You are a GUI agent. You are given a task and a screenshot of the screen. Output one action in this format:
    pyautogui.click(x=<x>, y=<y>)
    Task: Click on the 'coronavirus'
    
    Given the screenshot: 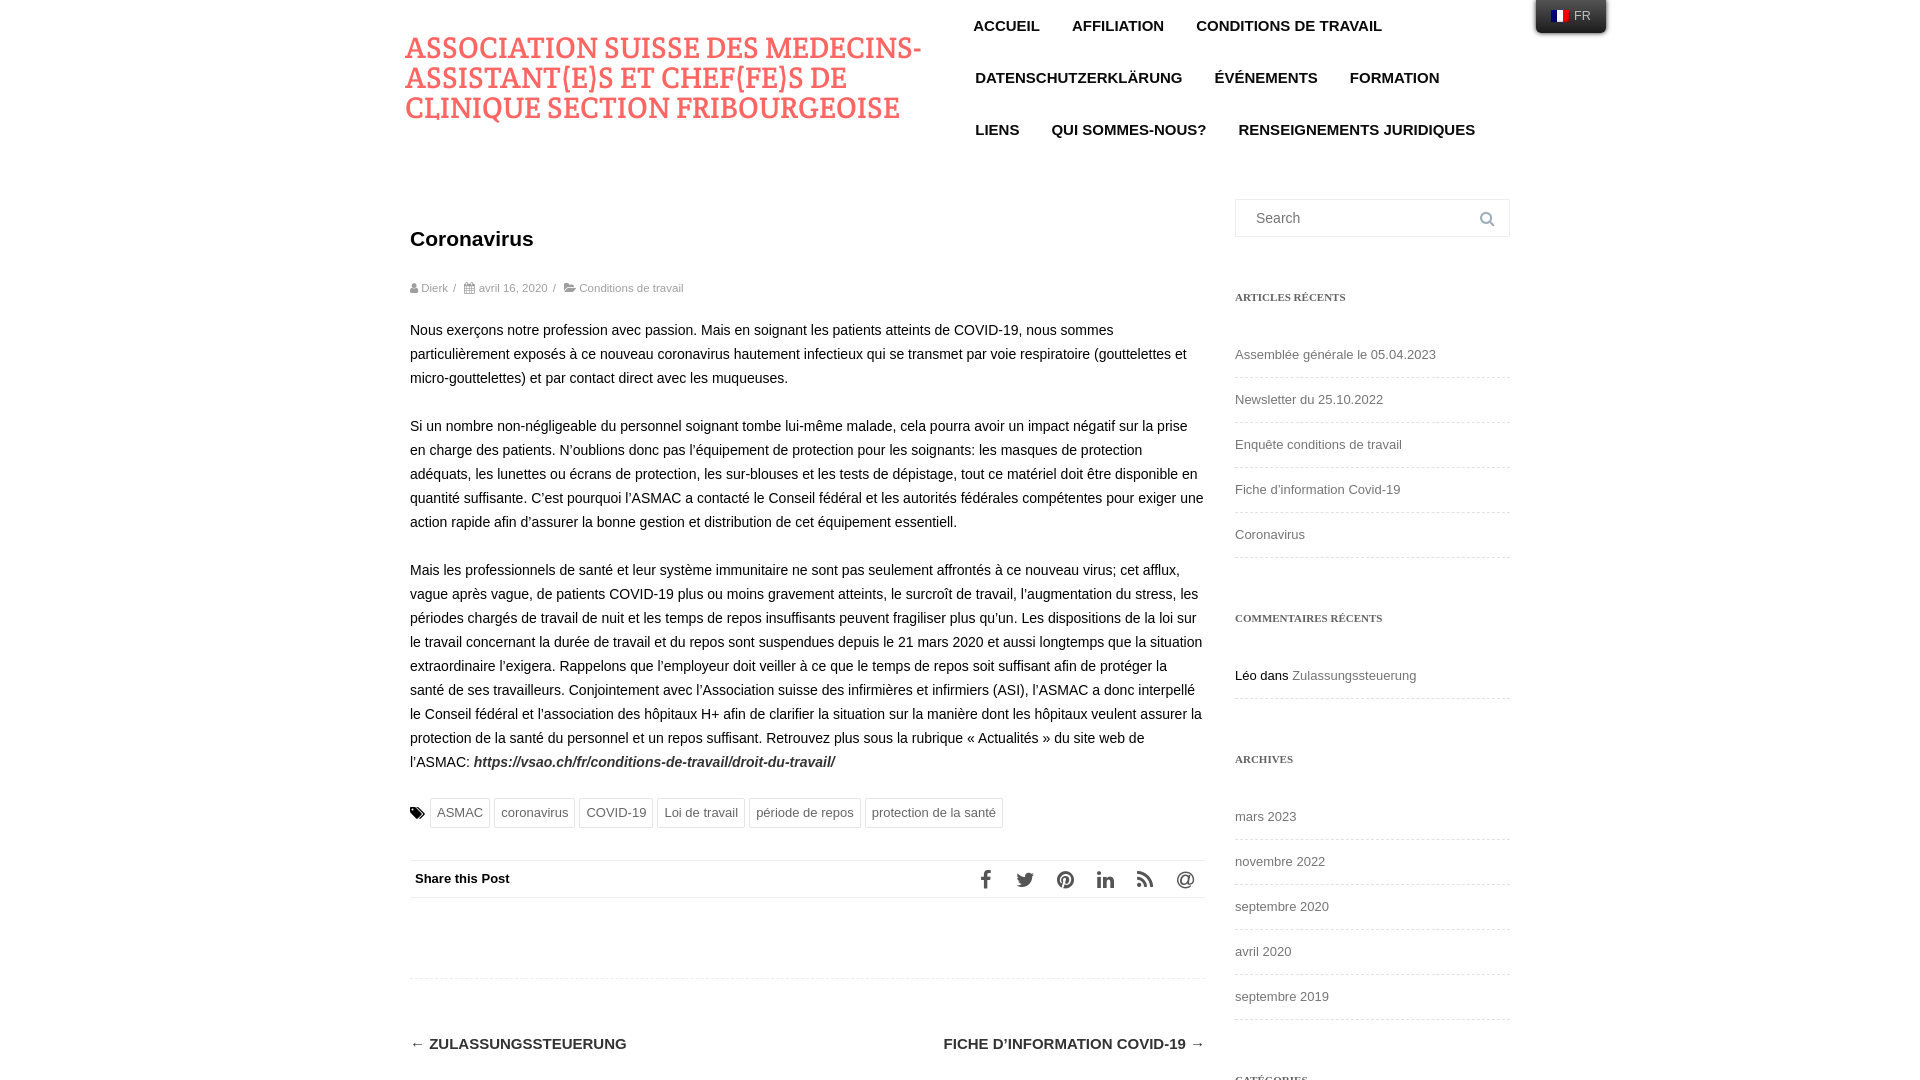 What is the action you would take?
    pyautogui.click(x=534, y=813)
    